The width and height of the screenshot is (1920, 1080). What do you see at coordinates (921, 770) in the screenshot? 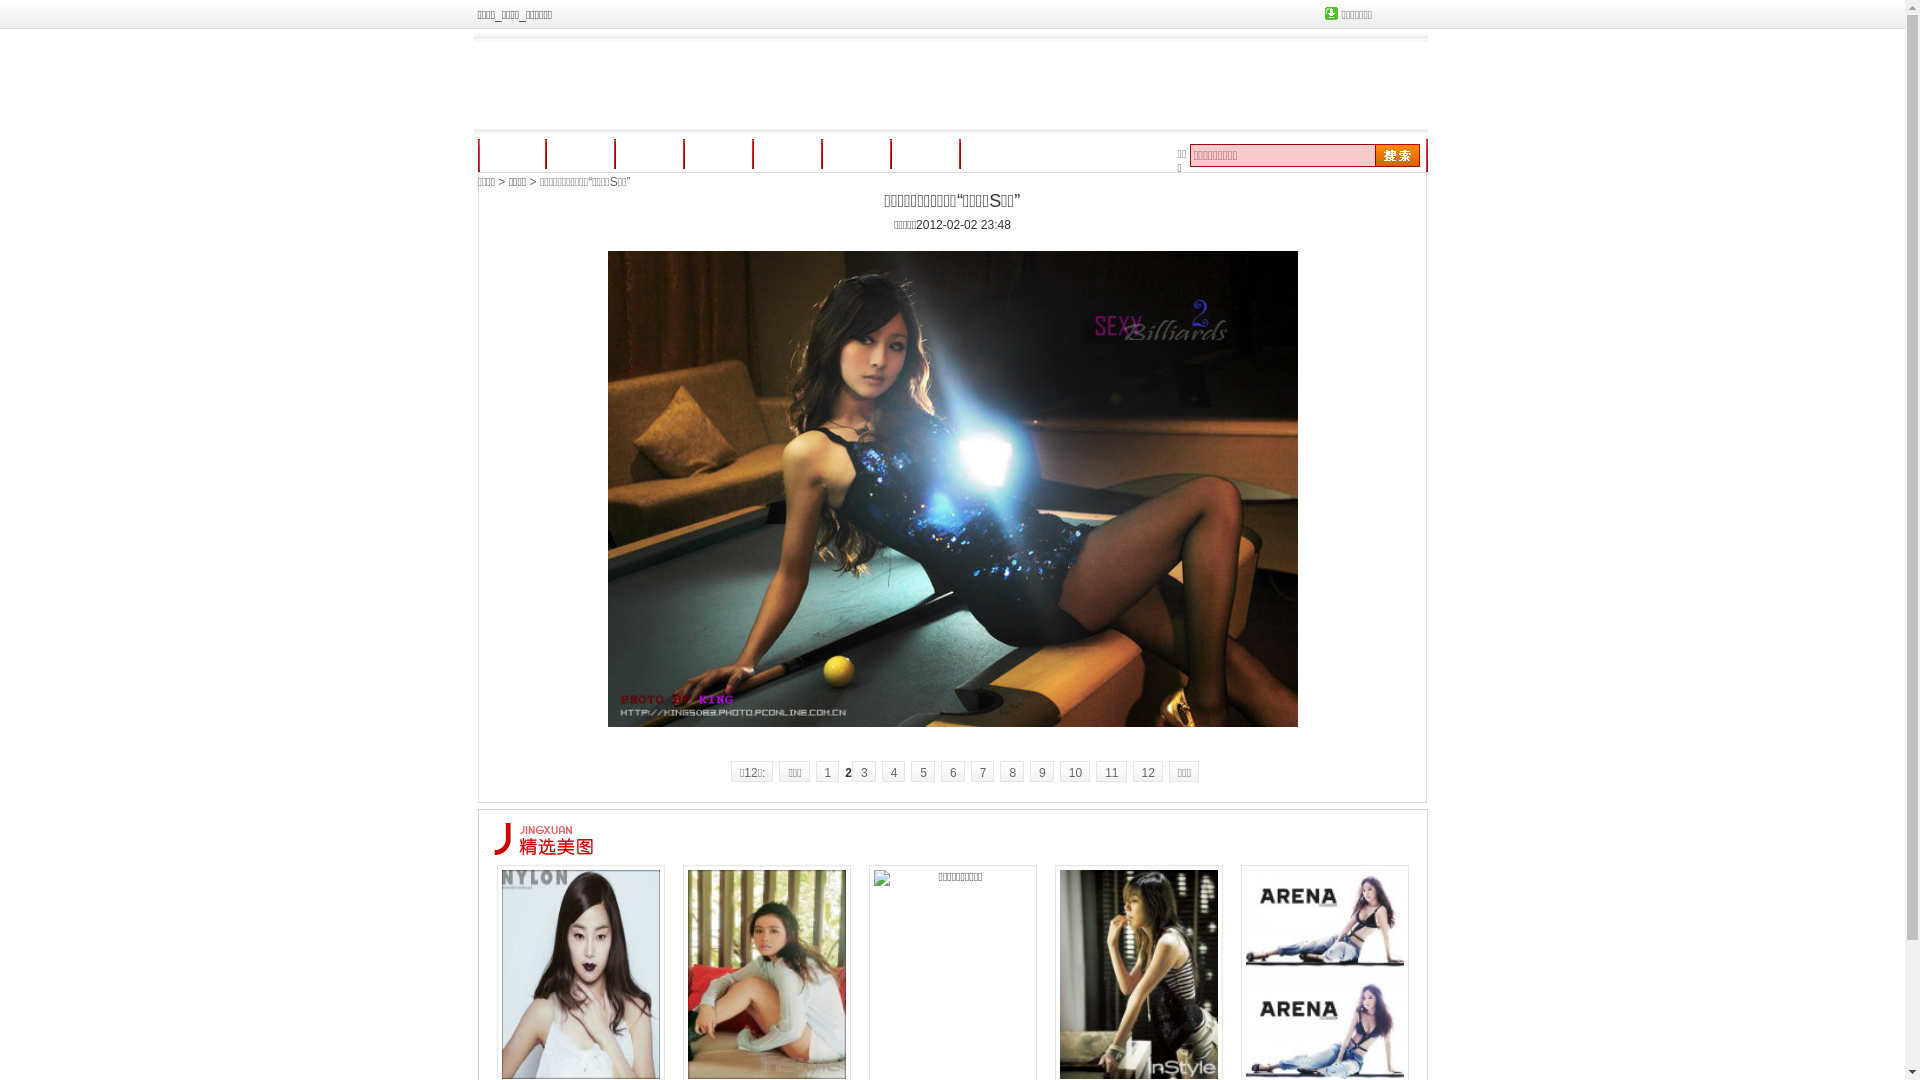
I see `'5'` at bounding box center [921, 770].